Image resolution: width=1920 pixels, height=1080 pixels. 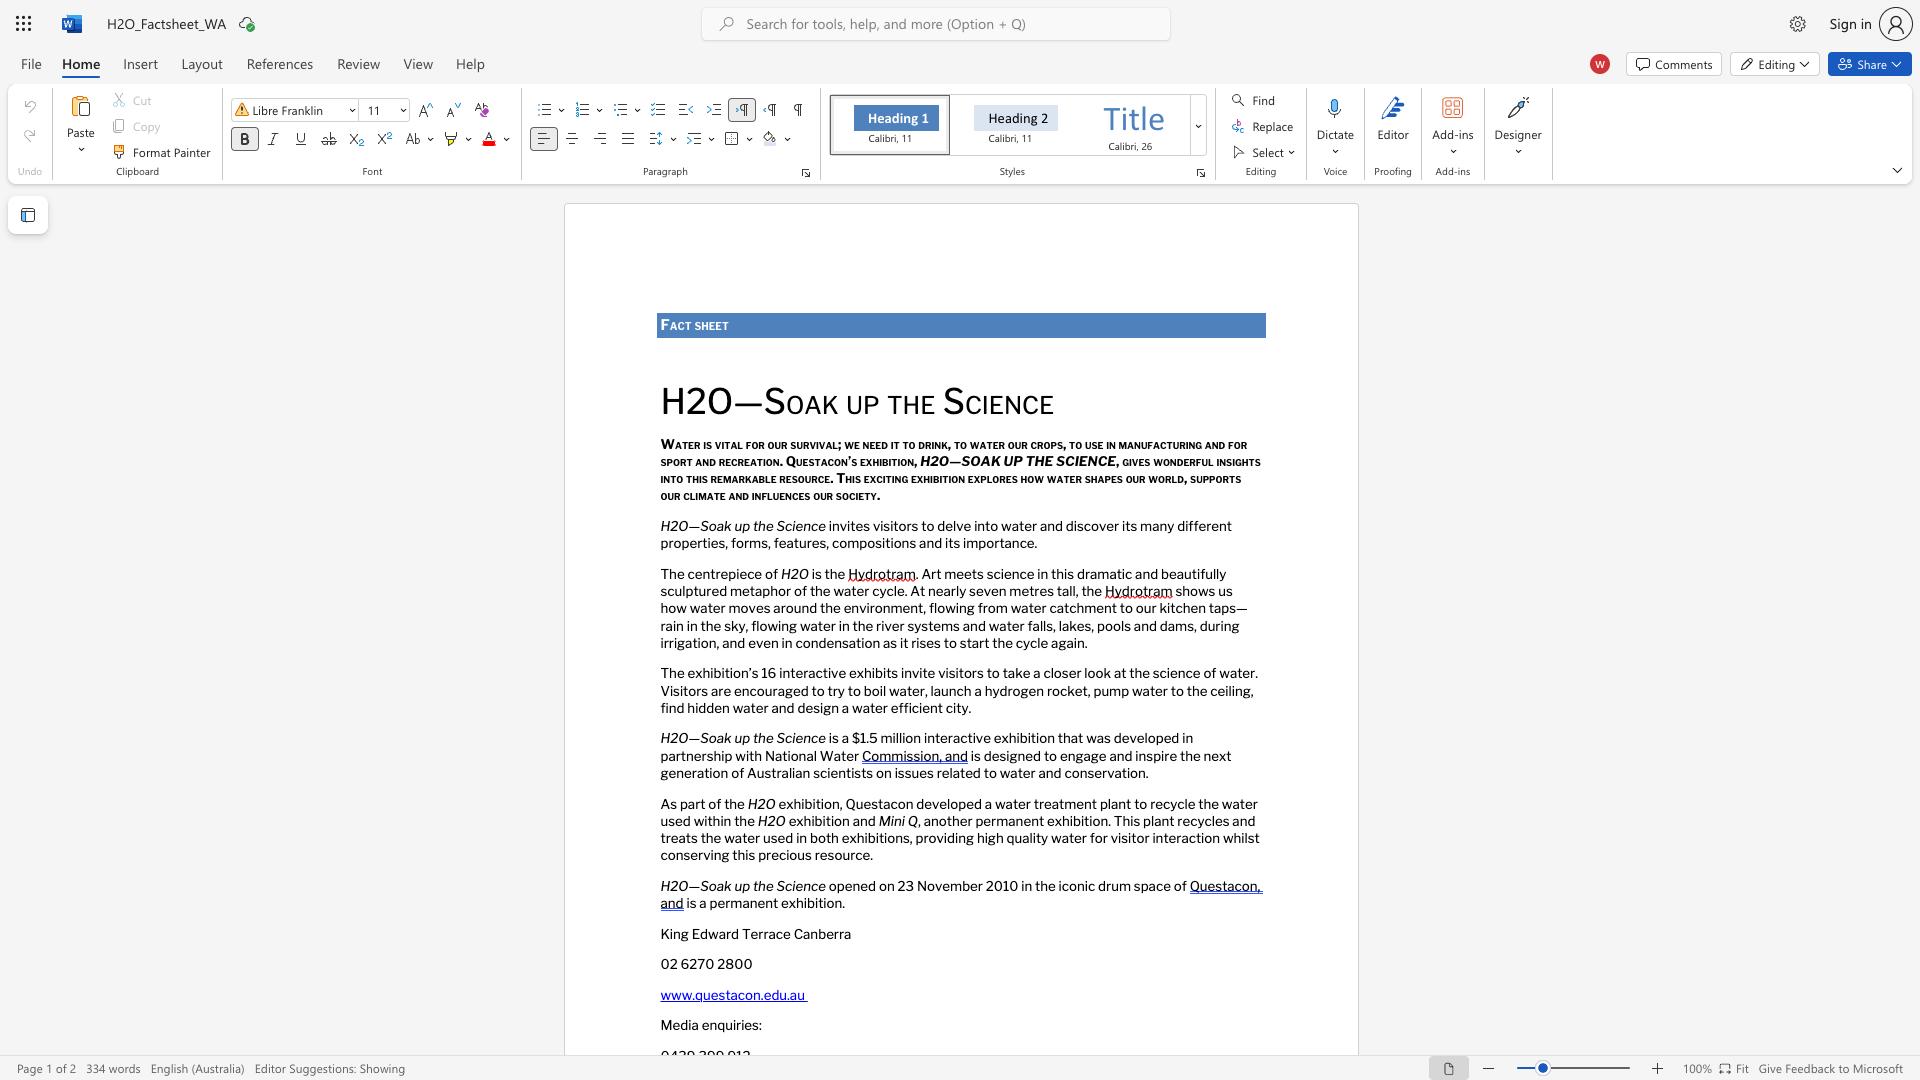 What do you see at coordinates (702, 573) in the screenshot?
I see `the subset text "ntrepiec" within the text "The centrepiece of"` at bounding box center [702, 573].